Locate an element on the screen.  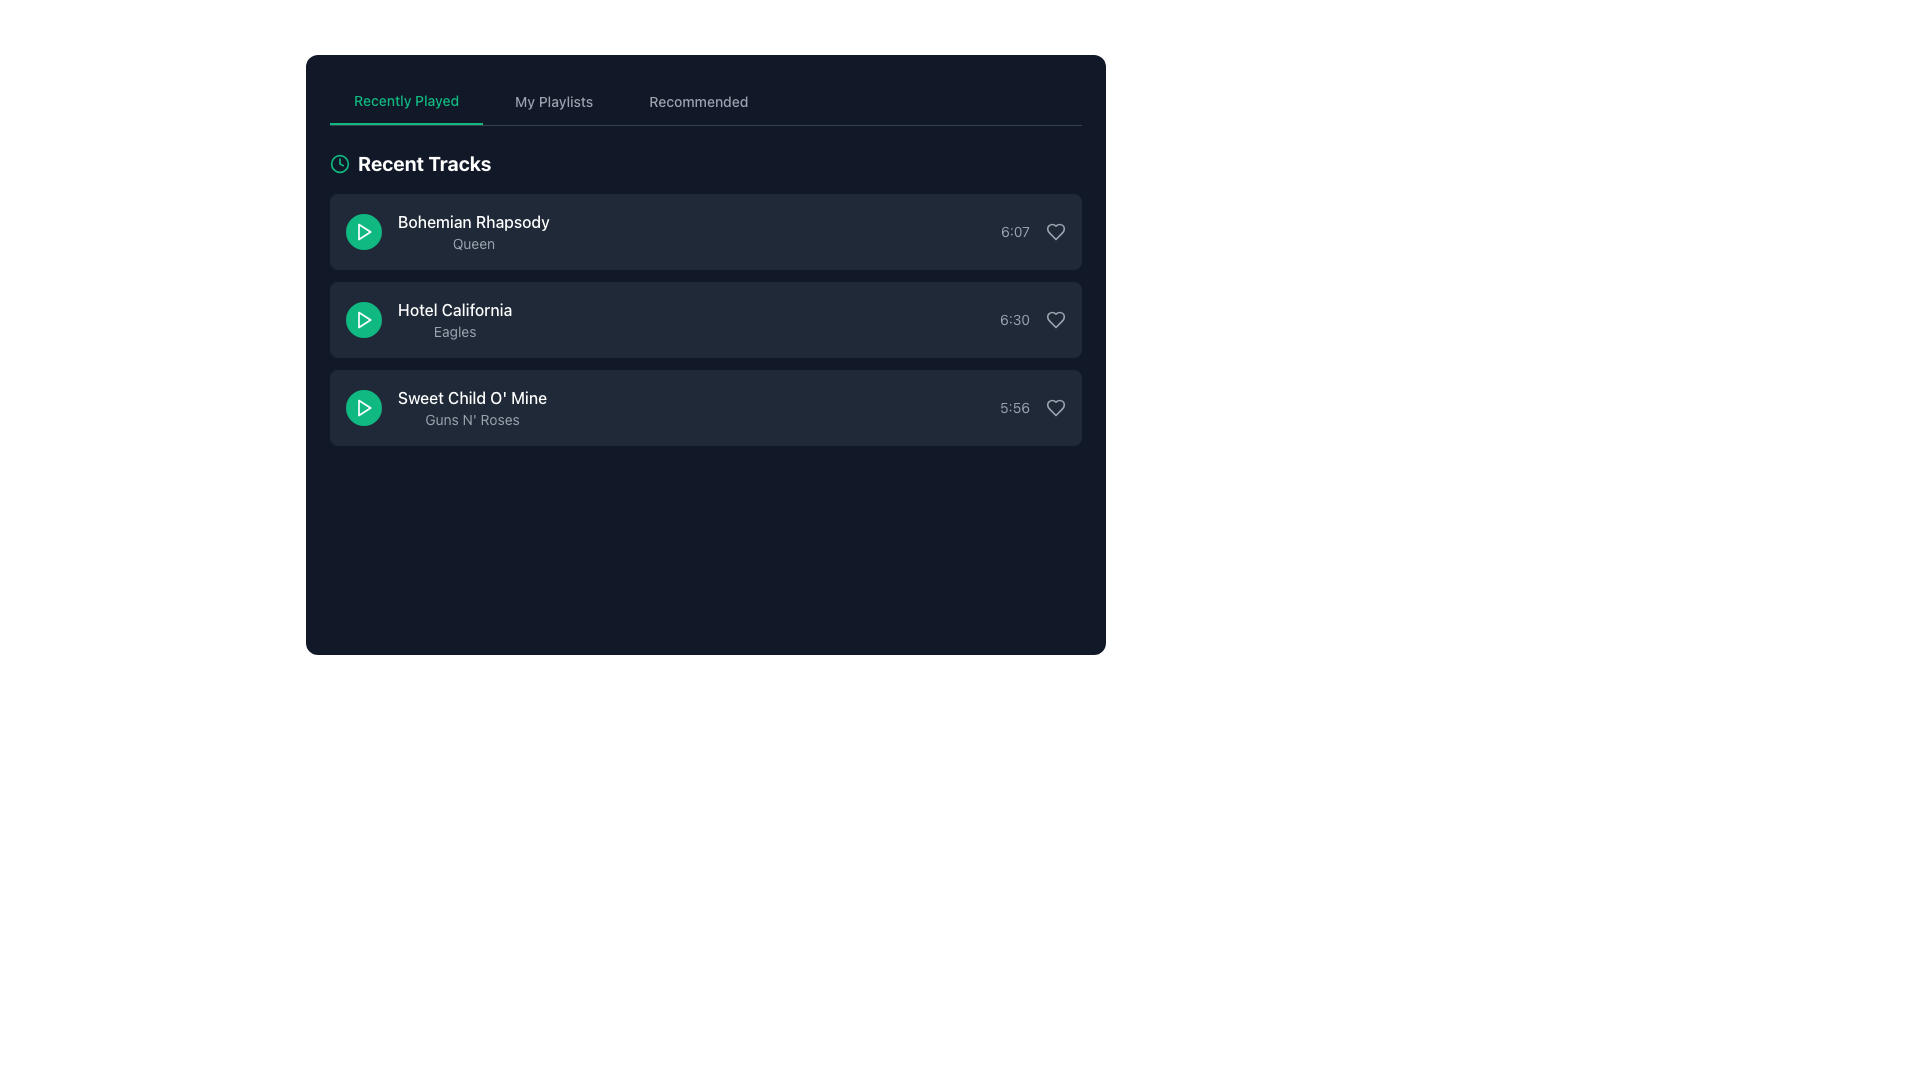
the triangular play icon in the 'Recent Tracks' section for the 'Bohemian Rhapsody' track, which is styled with a white outline against a transparent background is located at coordinates (364, 230).